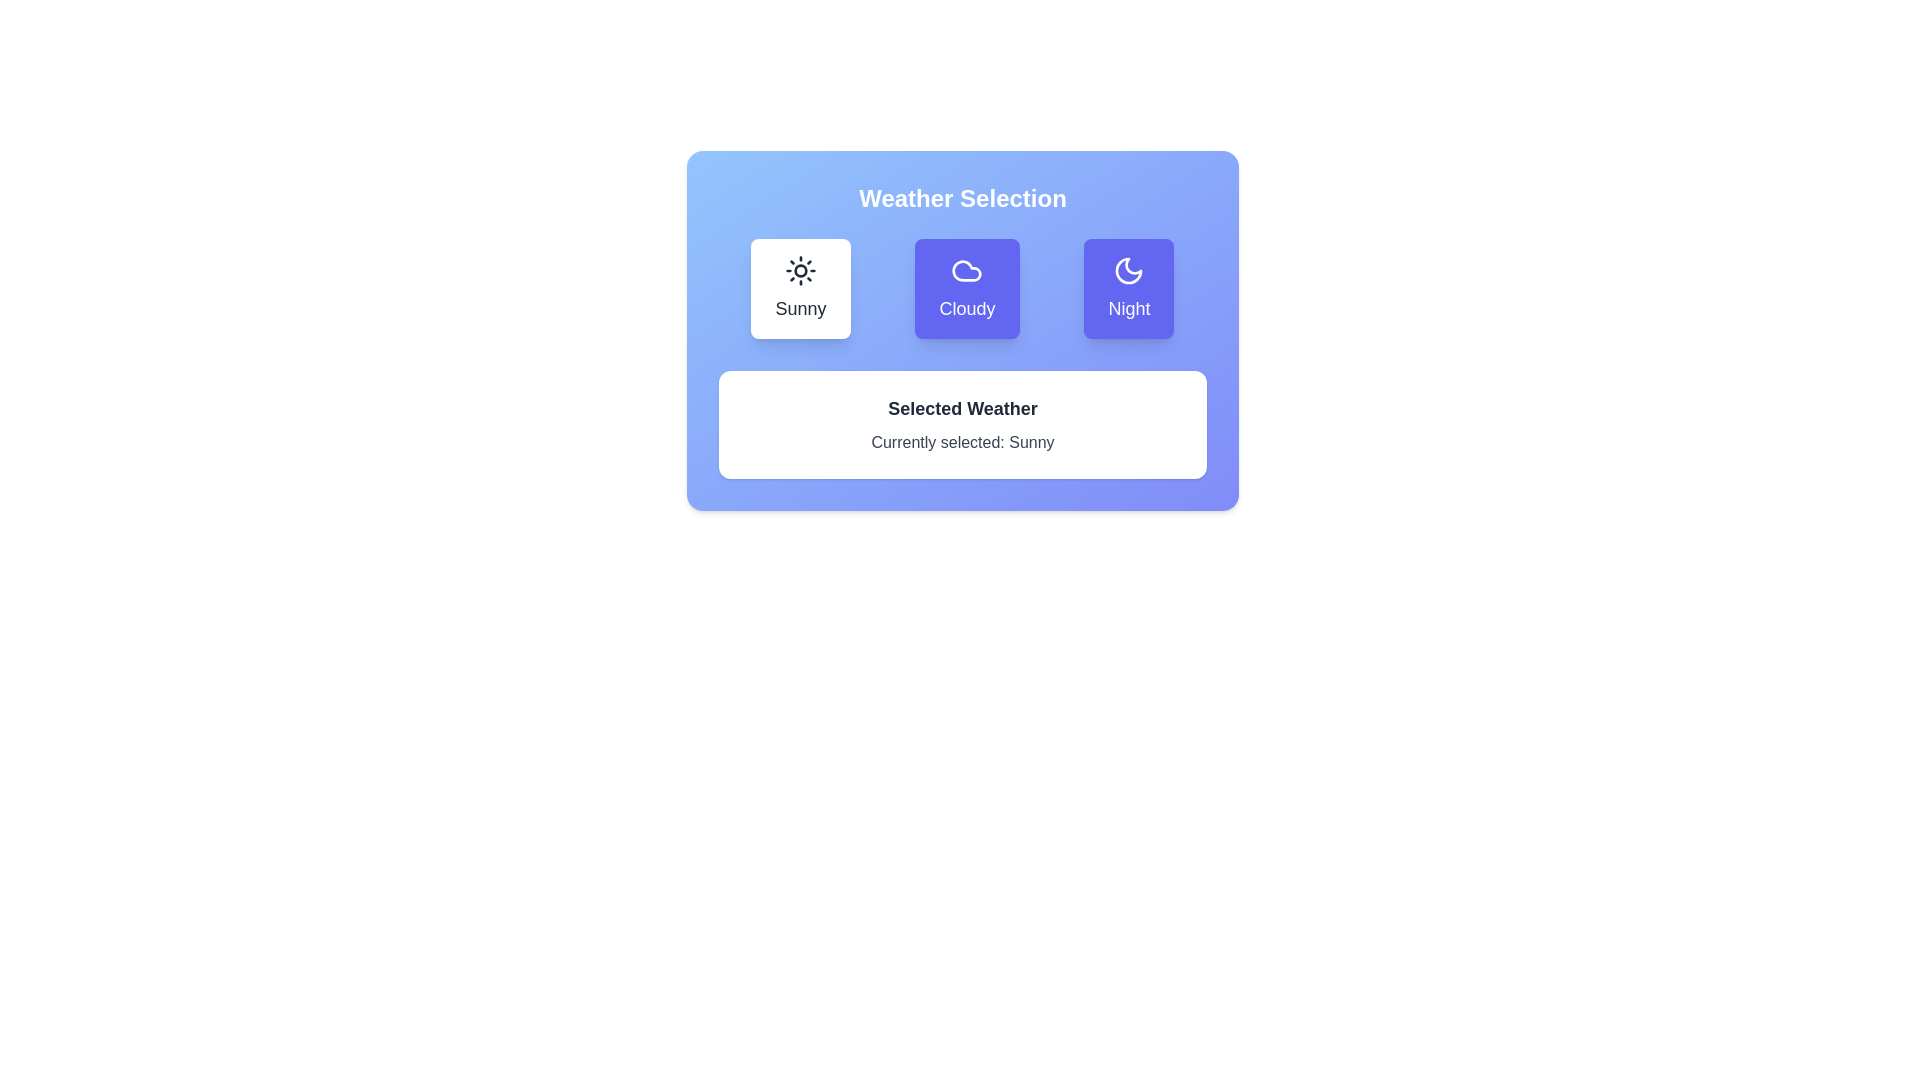 The image size is (1920, 1080). I want to click on text label displaying 'Sunny', which is positioned below the sun icon in the Weather Selection panel, so click(801, 308).